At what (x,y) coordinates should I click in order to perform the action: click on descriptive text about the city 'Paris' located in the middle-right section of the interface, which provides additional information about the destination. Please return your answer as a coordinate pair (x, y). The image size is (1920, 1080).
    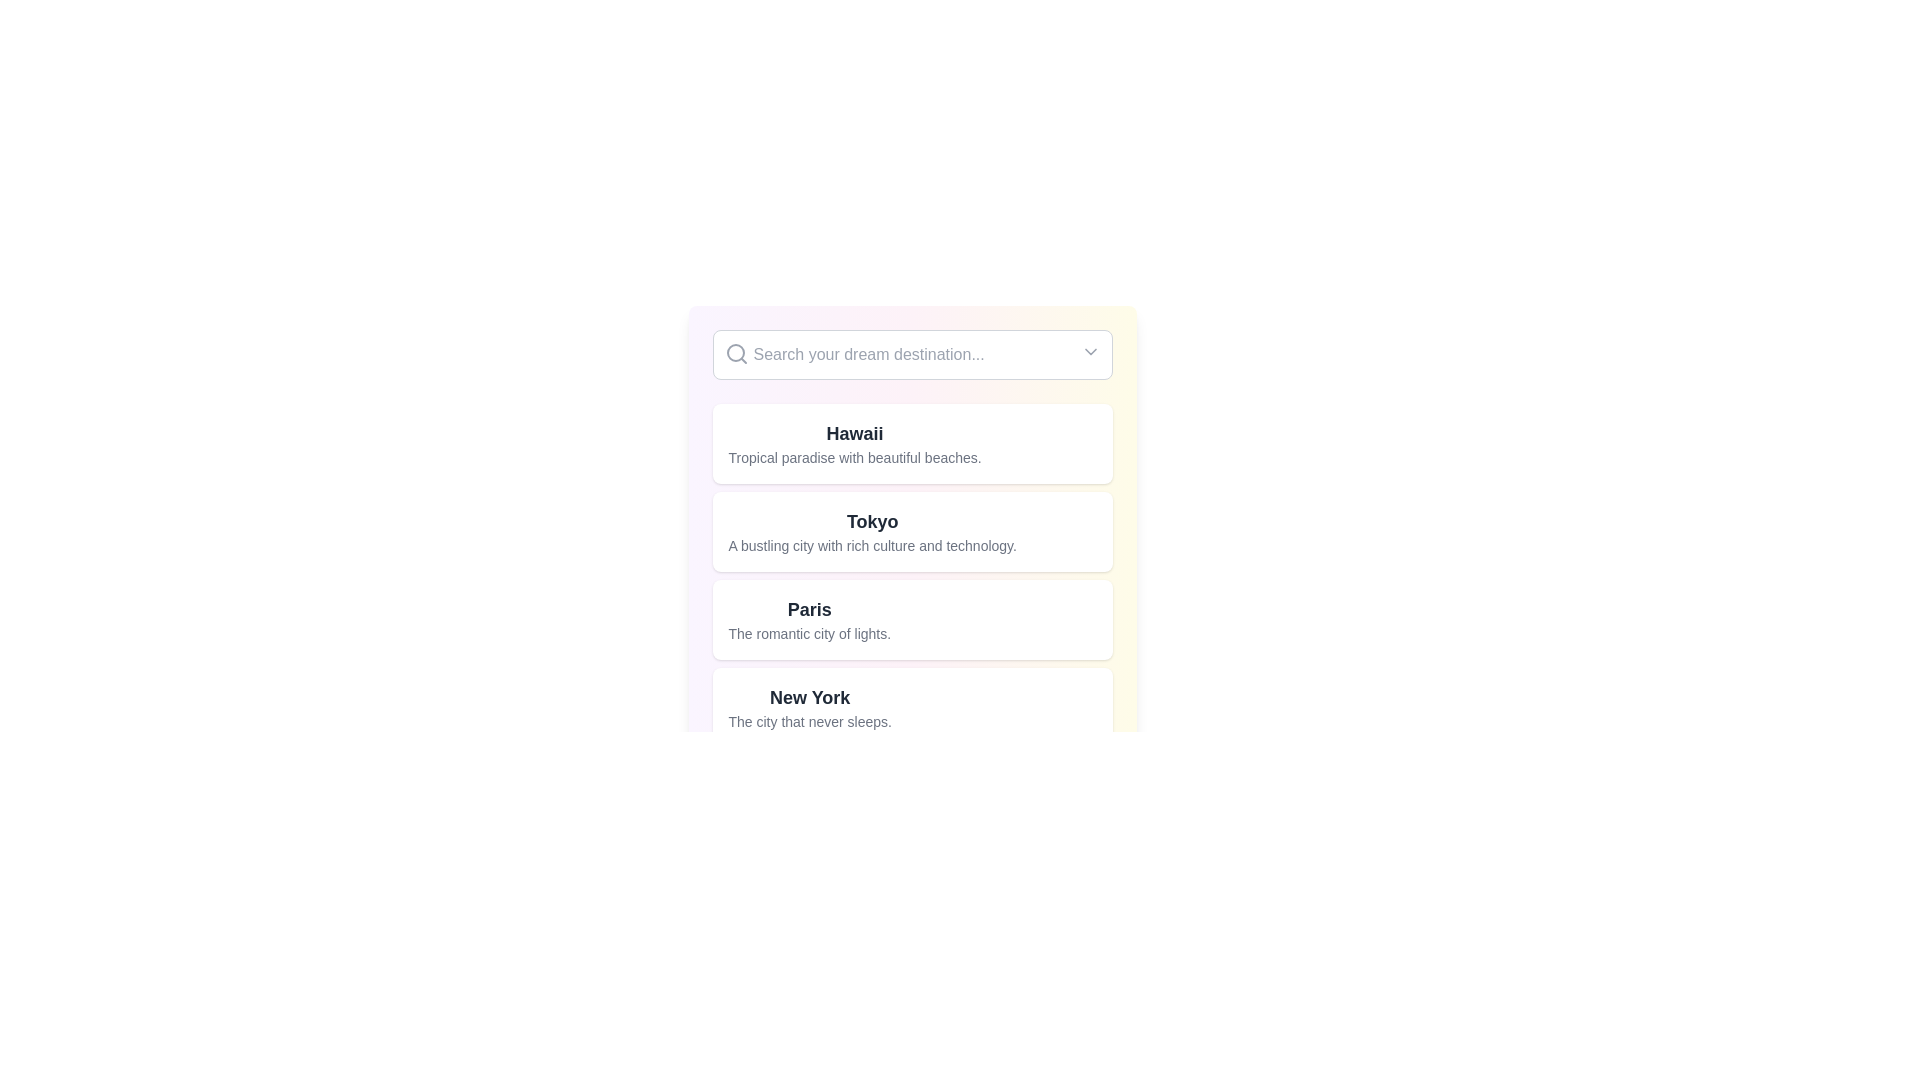
    Looking at the image, I should click on (809, 633).